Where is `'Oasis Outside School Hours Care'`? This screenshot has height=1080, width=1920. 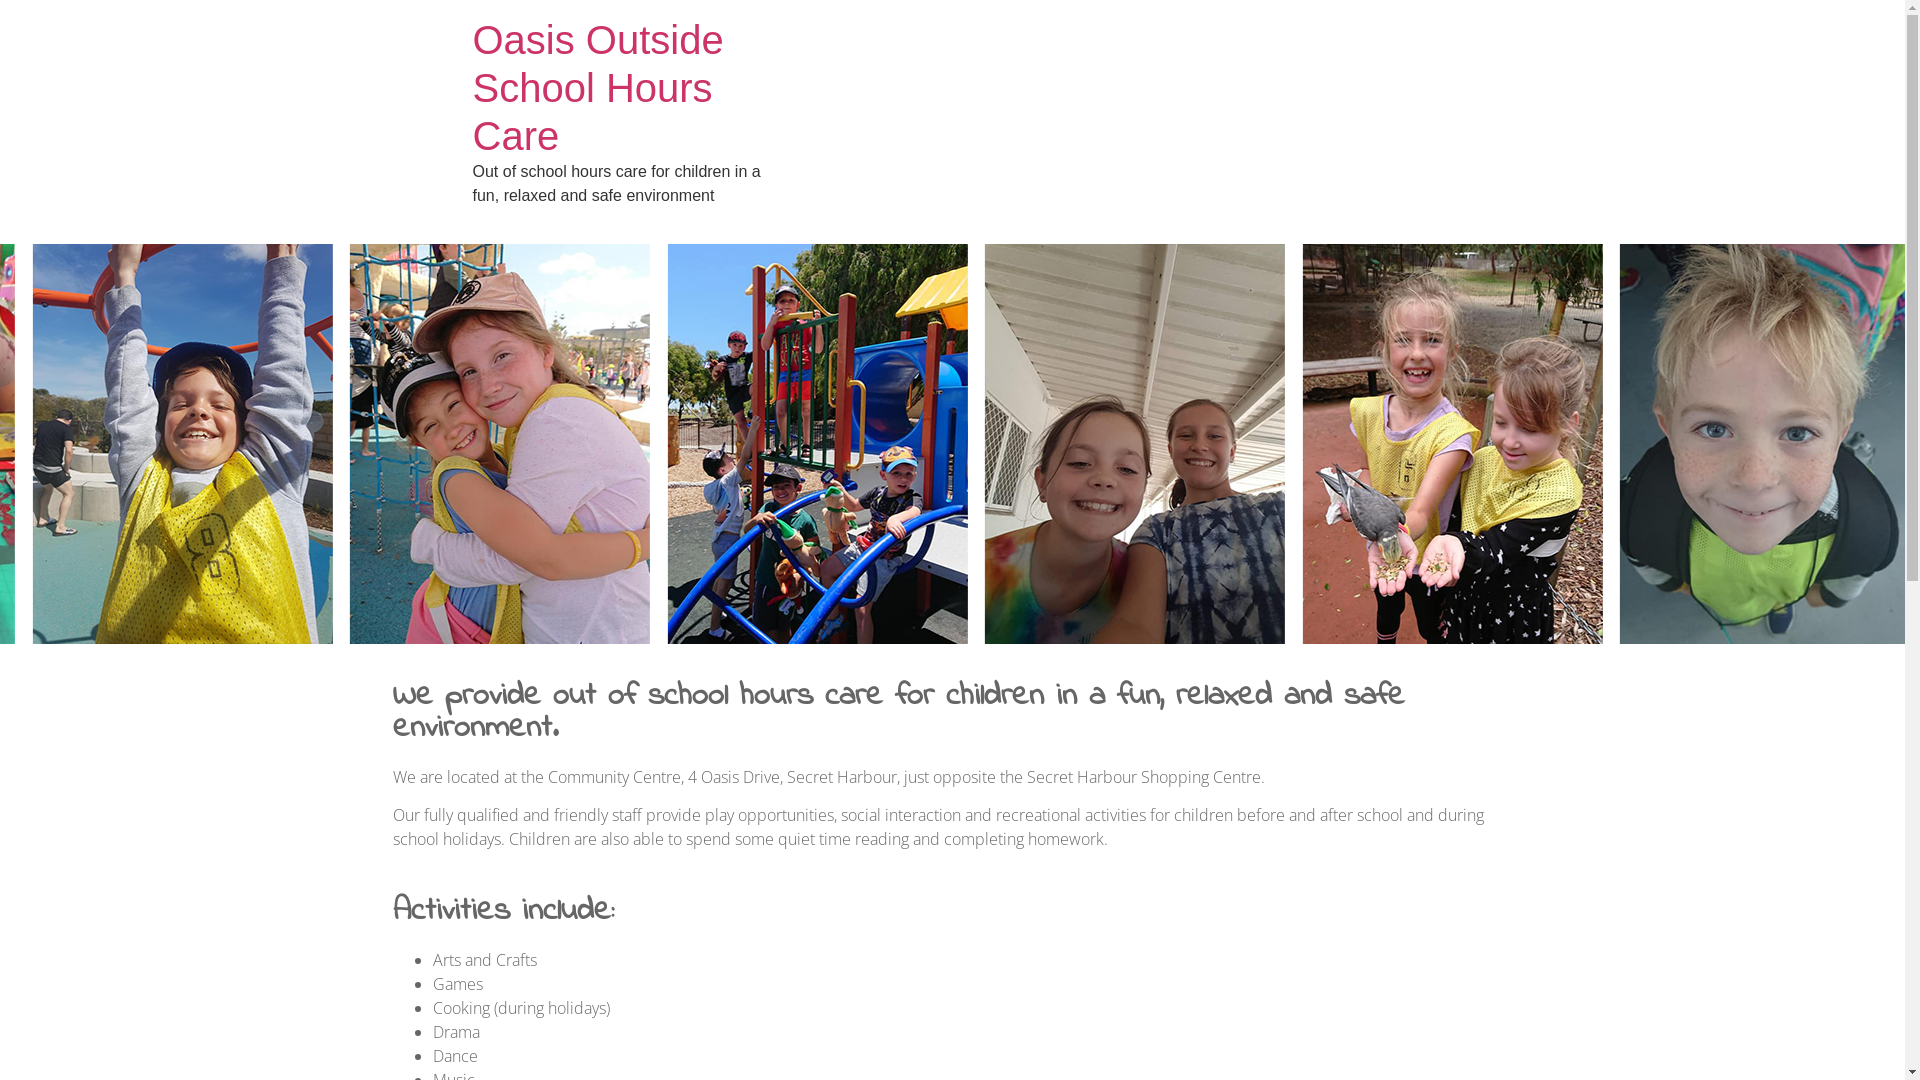 'Oasis Outside School Hours Care' is located at coordinates (596, 87).